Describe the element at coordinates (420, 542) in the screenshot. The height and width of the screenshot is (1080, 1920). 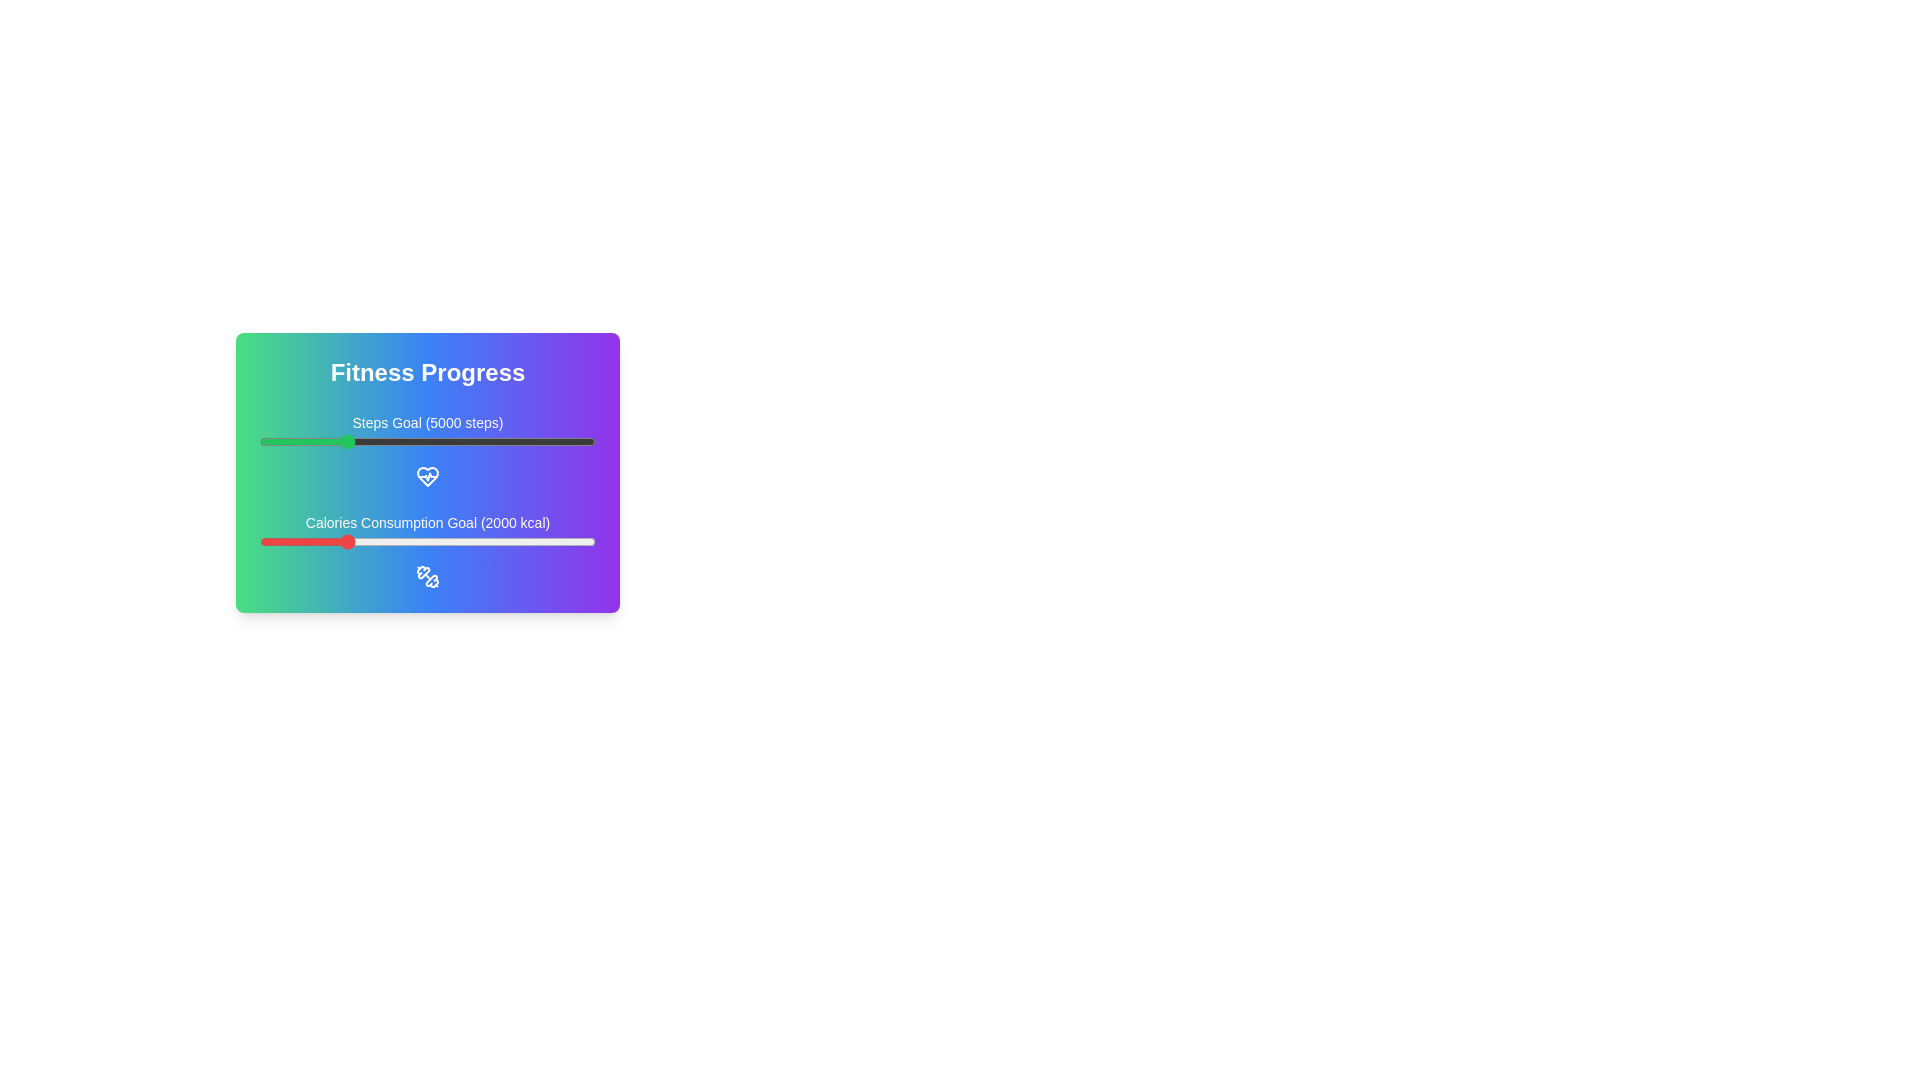
I see `the calorie goal` at that location.